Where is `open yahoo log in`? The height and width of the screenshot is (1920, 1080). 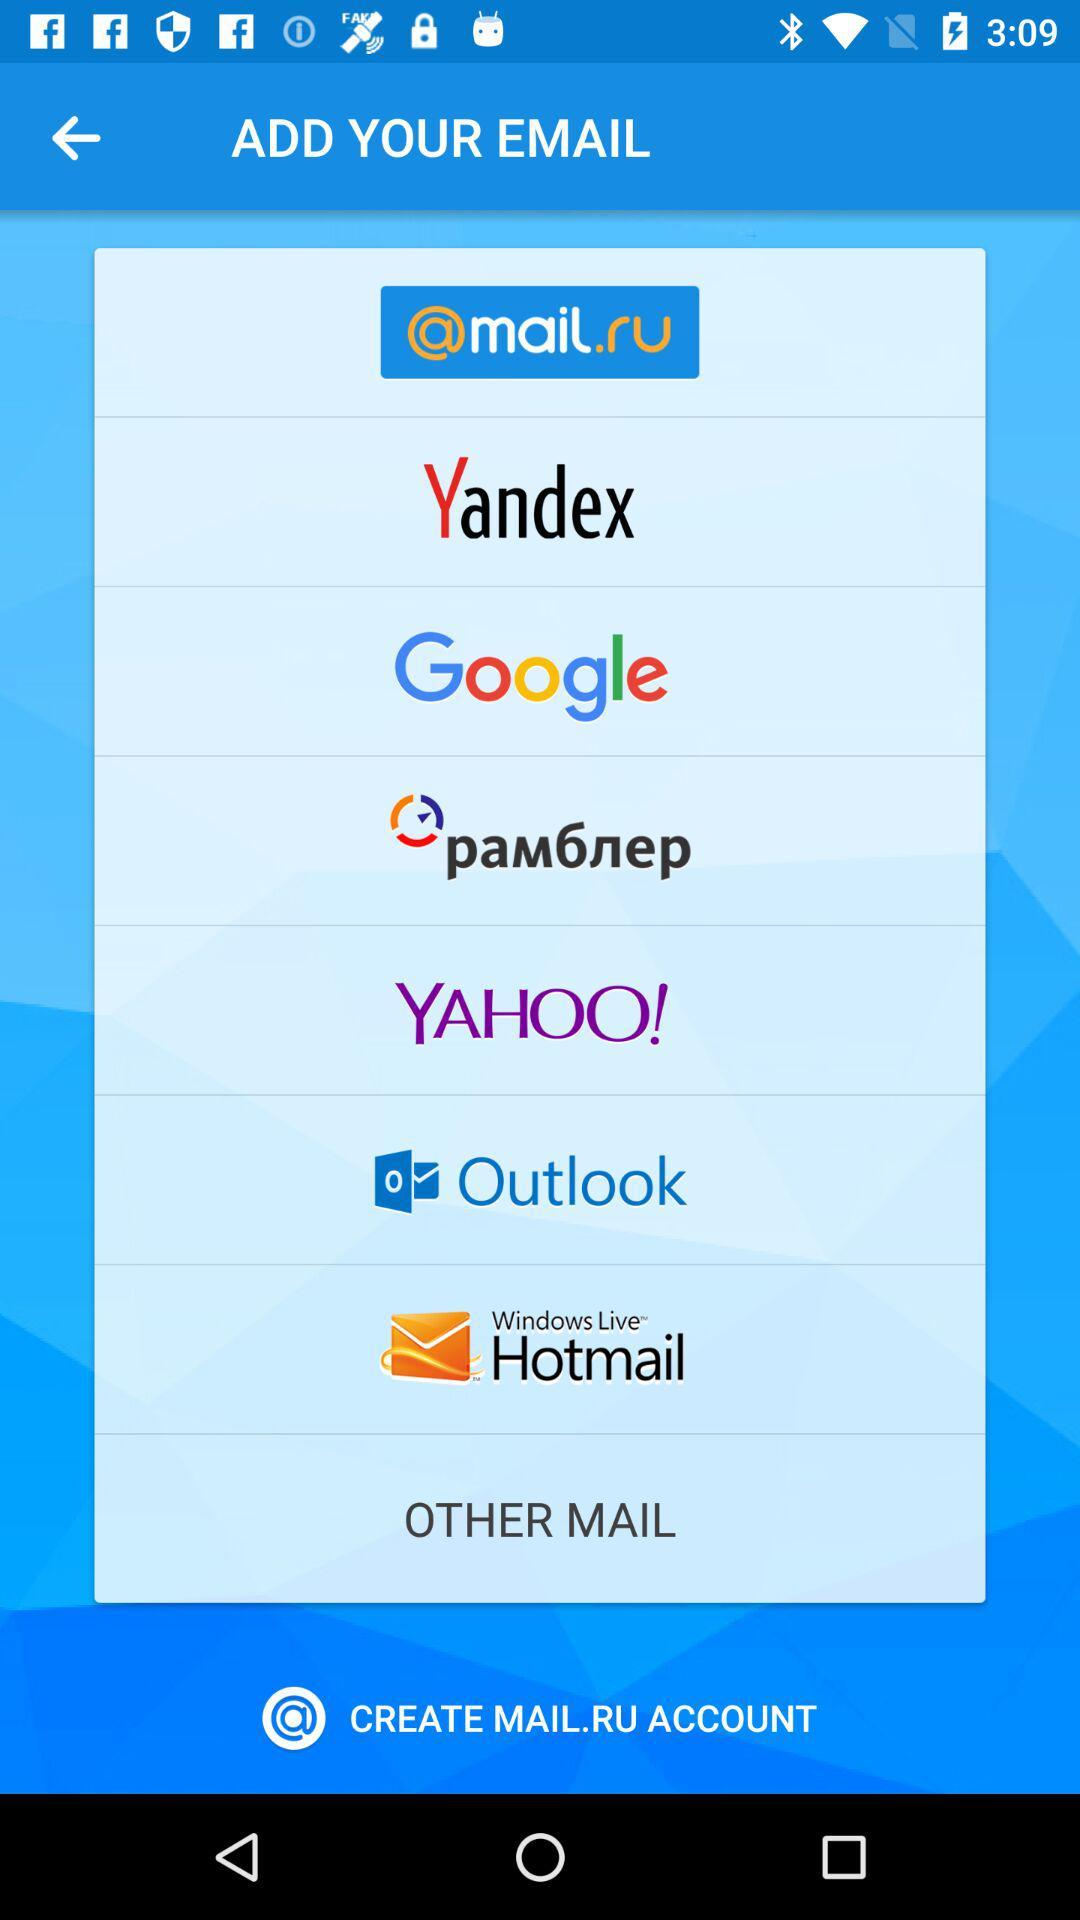 open yahoo log in is located at coordinates (540, 1010).